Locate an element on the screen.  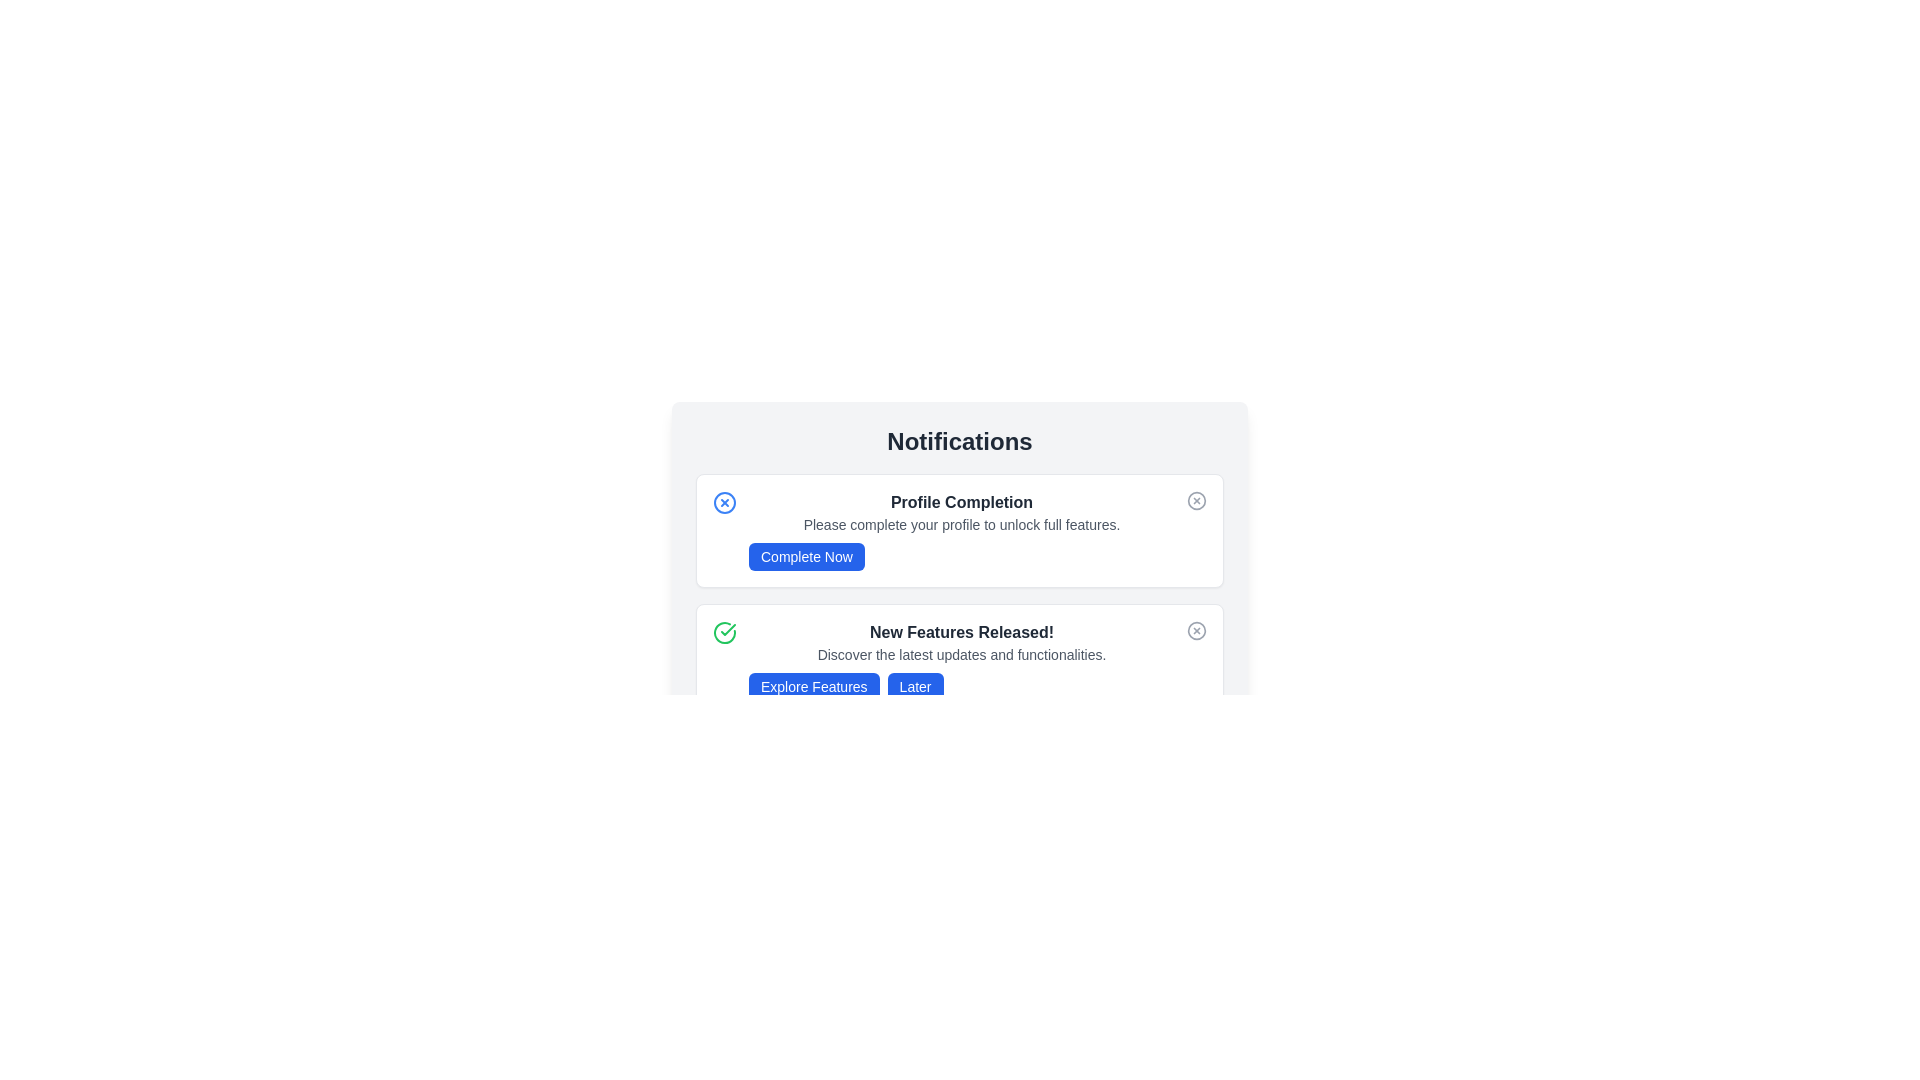
the notification icon to interact with it. Specify the notification type as success is located at coordinates (723, 632).